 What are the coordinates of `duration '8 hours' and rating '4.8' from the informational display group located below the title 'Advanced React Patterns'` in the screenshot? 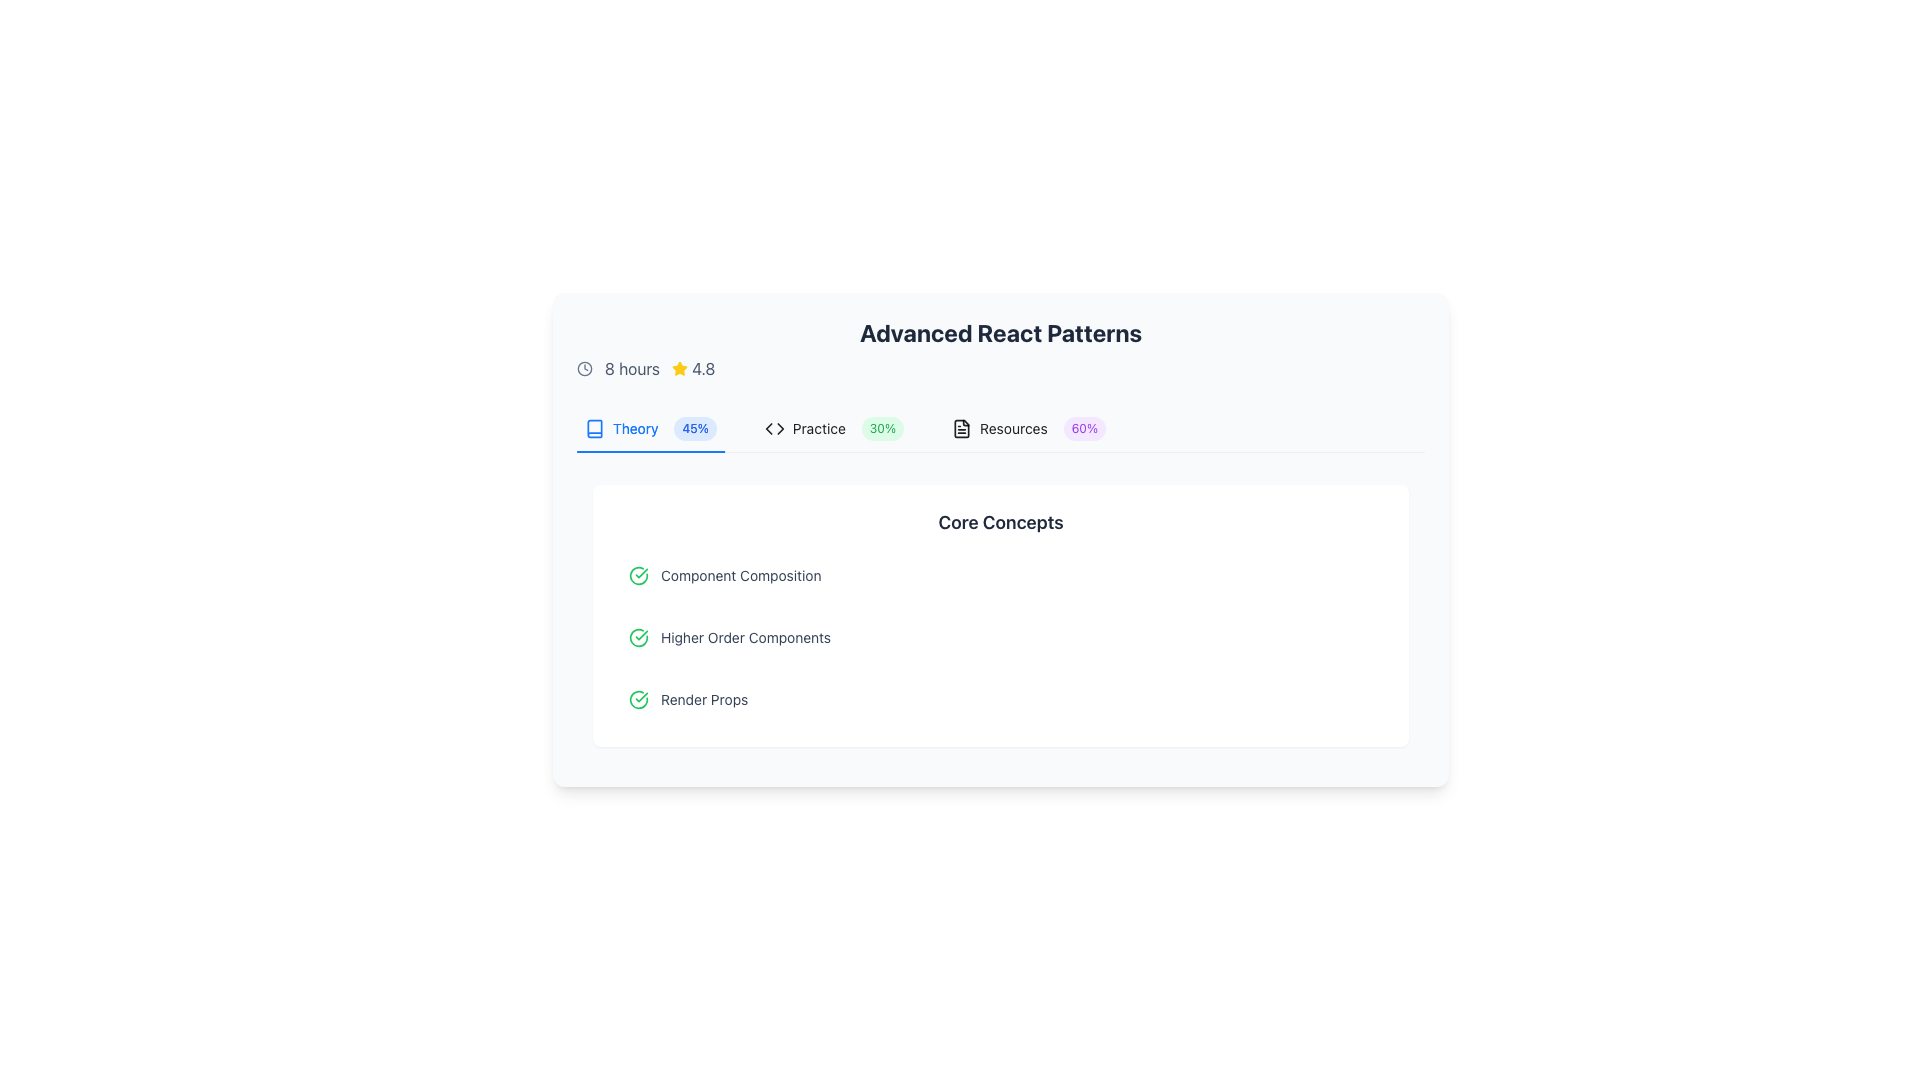 It's located at (1001, 369).